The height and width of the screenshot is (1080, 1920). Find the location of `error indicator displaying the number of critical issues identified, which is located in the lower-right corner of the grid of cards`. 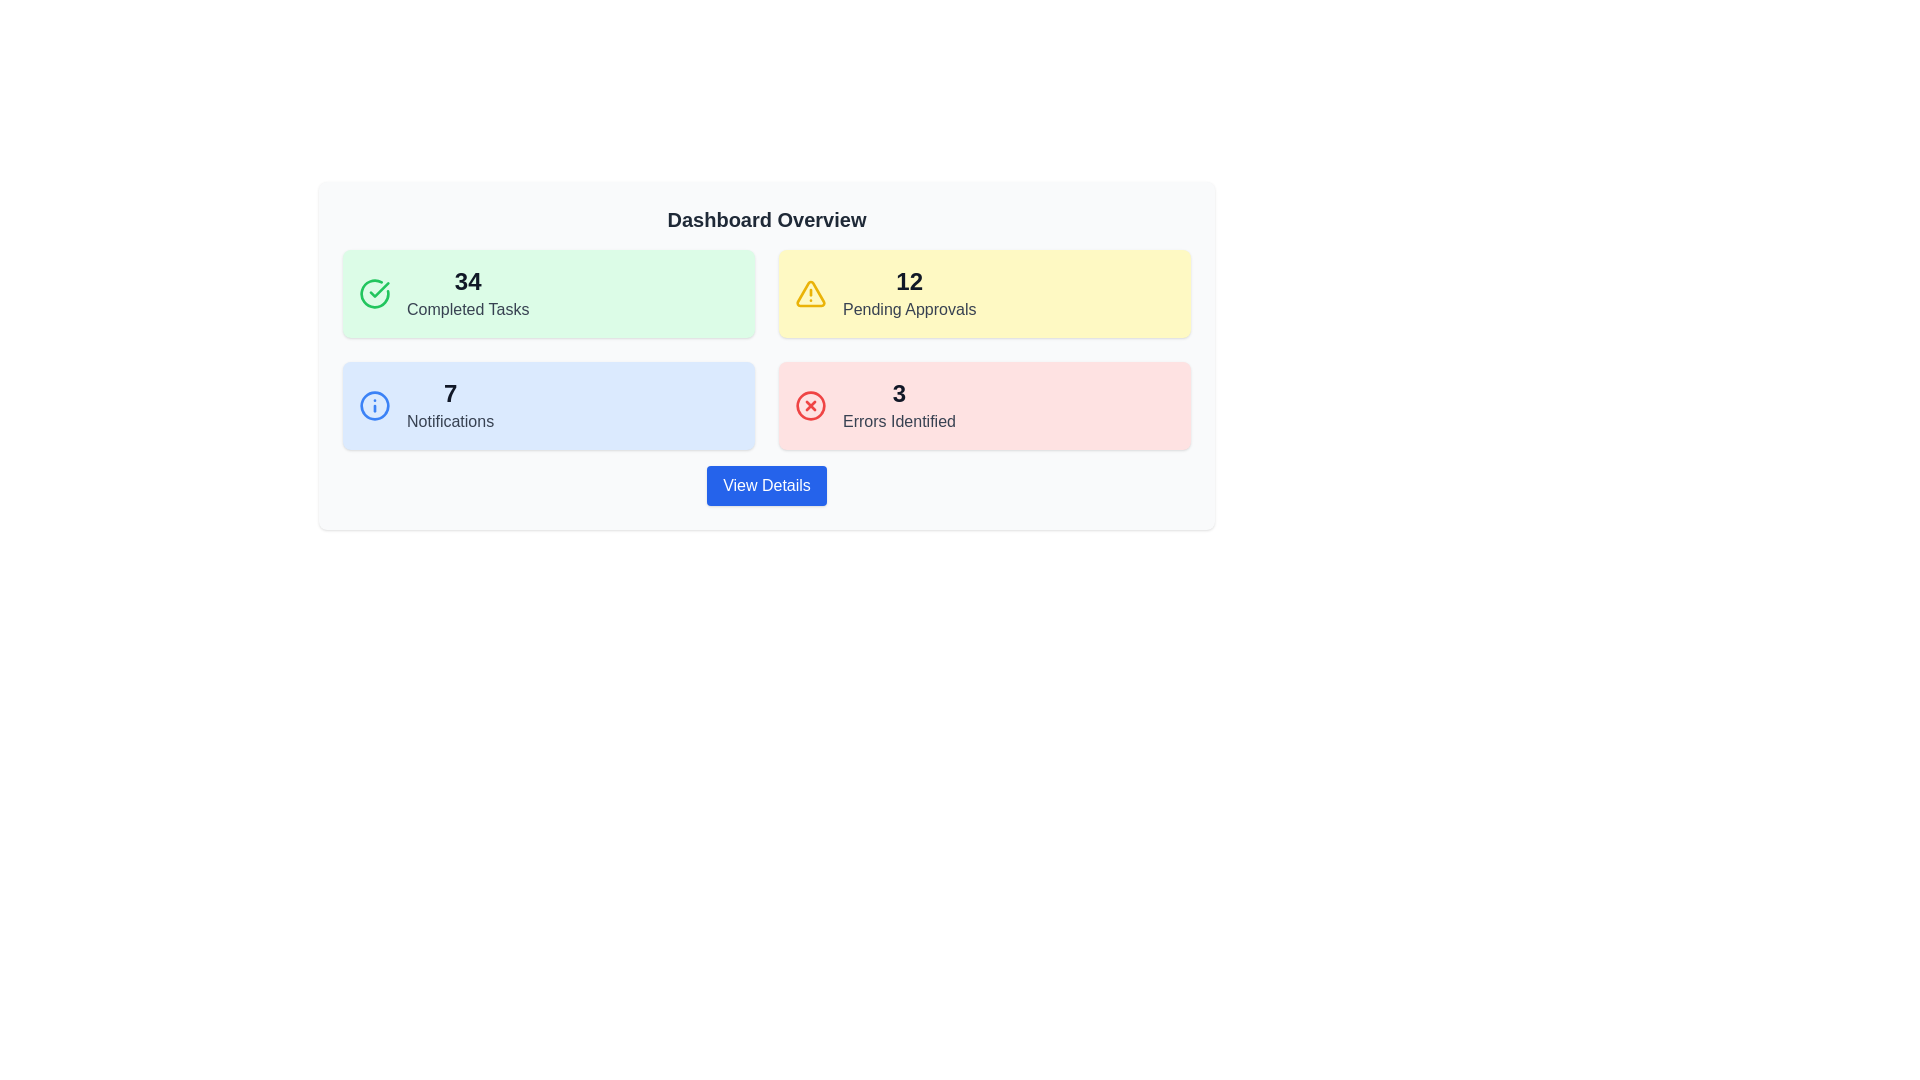

error indicator displaying the number of critical issues identified, which is located in the lower-right corner of the grid of cards is located at coordinates (984, 405).